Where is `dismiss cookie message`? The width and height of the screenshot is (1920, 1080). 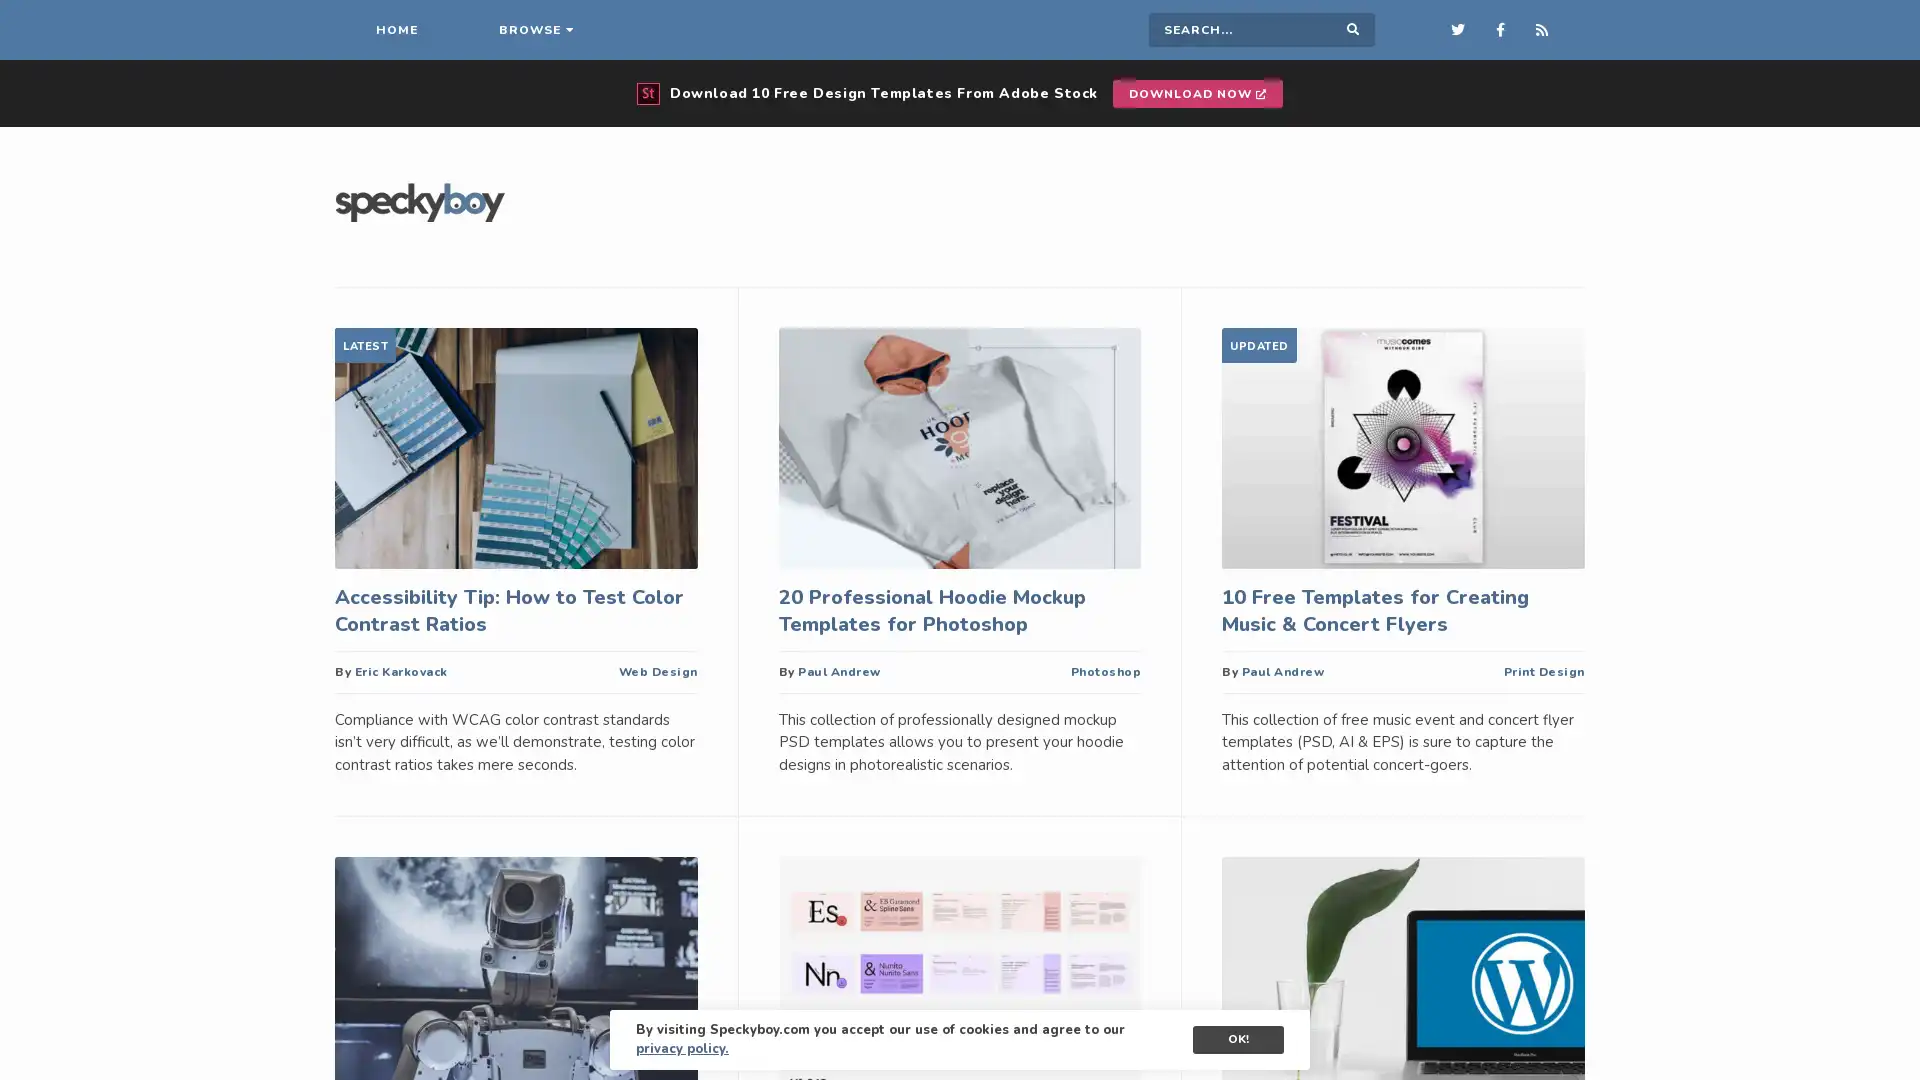 dismiss cookie message is located at coordinates (1237, 1039).